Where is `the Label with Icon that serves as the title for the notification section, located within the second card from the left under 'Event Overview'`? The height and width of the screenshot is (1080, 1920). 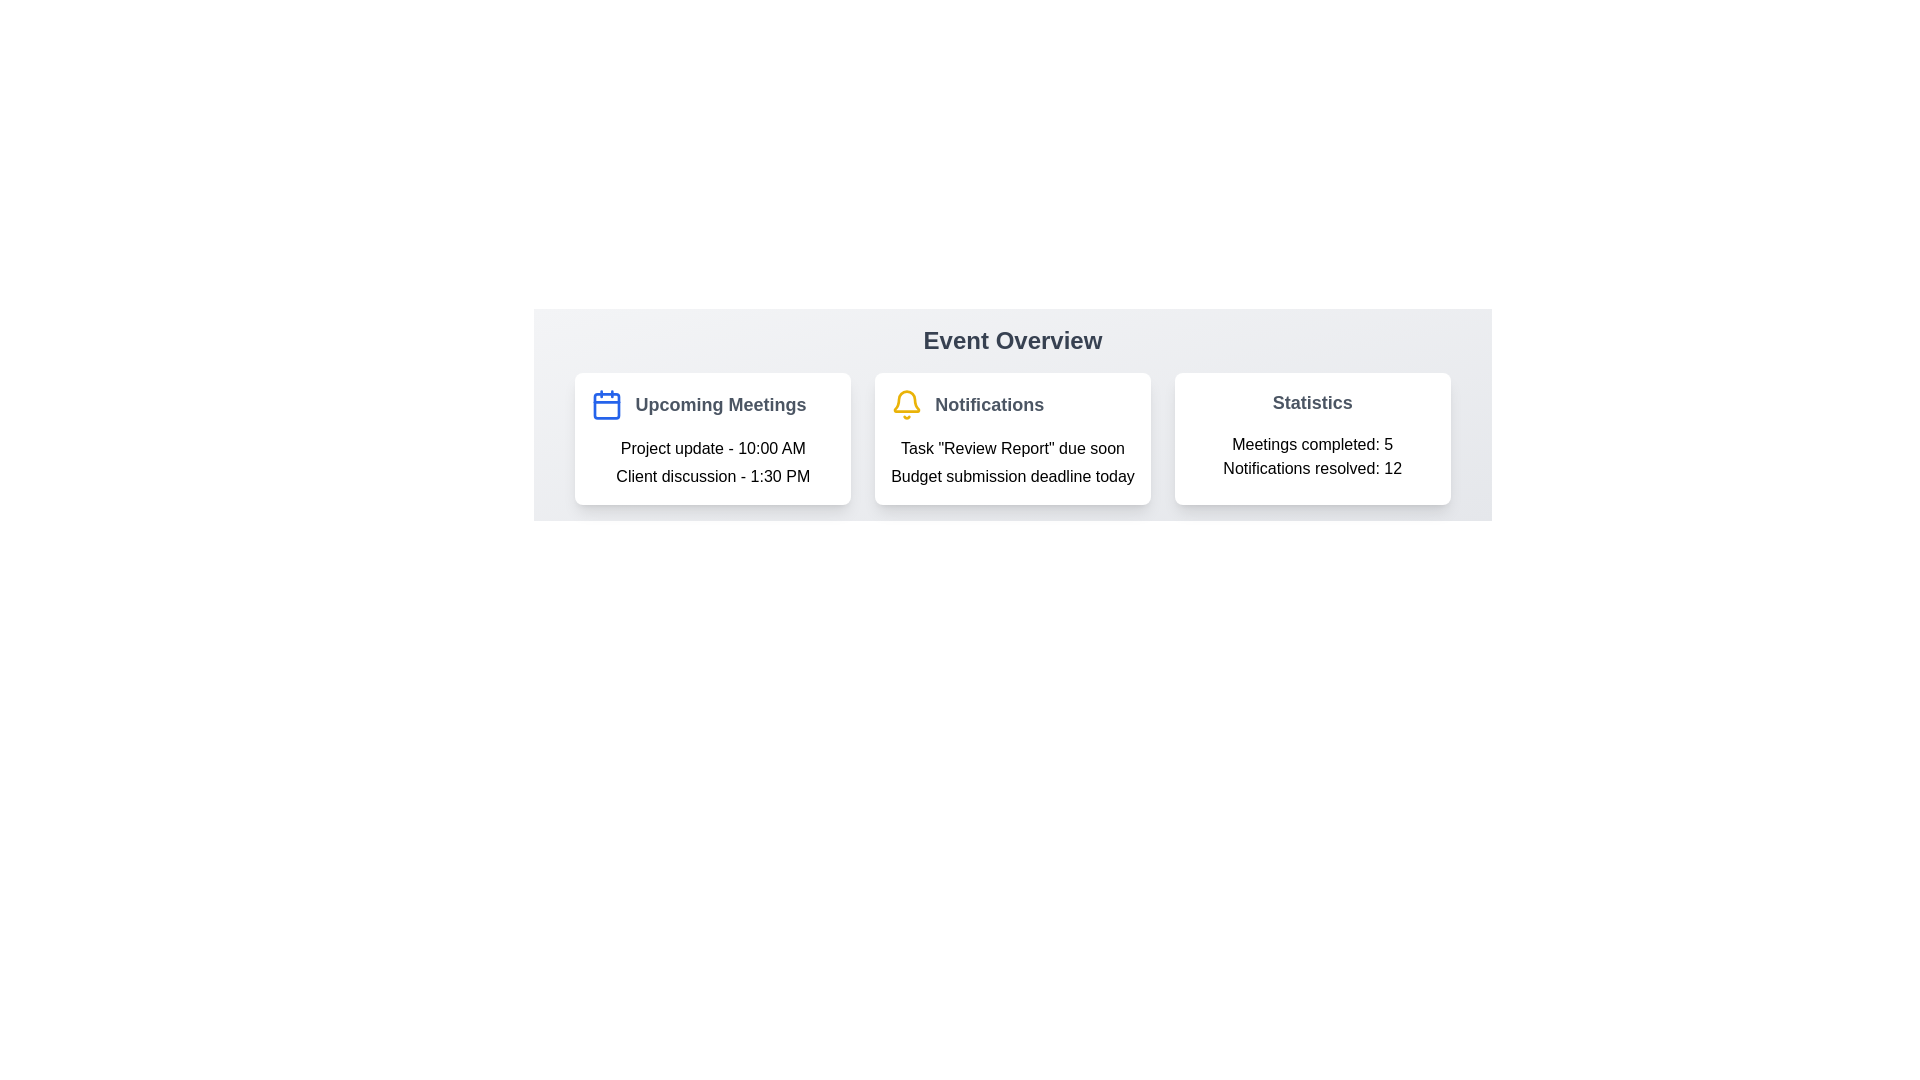 the Label with Icon that serves as the title for the notification section, located within the second card from the left under 'Event Overview' is located at coordinates (1012, 405).